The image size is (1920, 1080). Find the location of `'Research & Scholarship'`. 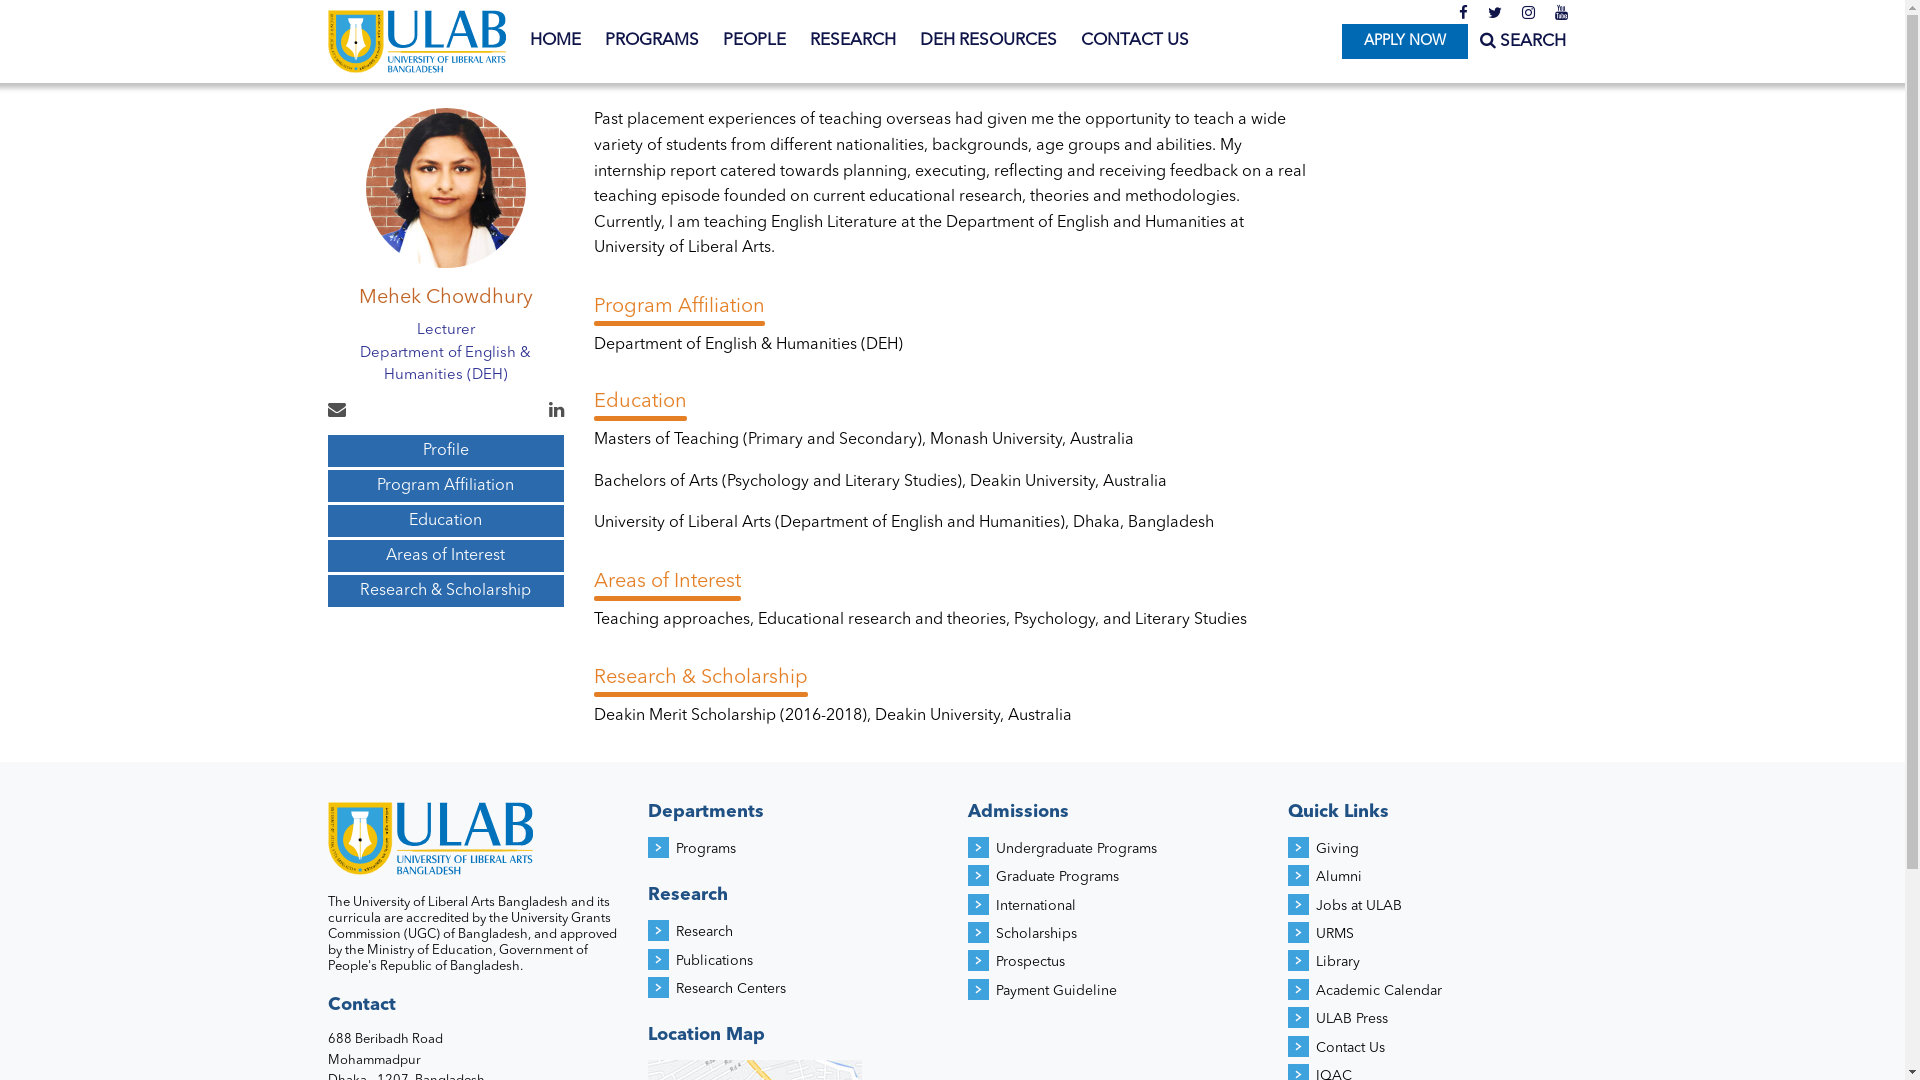

'Research & Scholarship' is located at coordinates (445, 589).